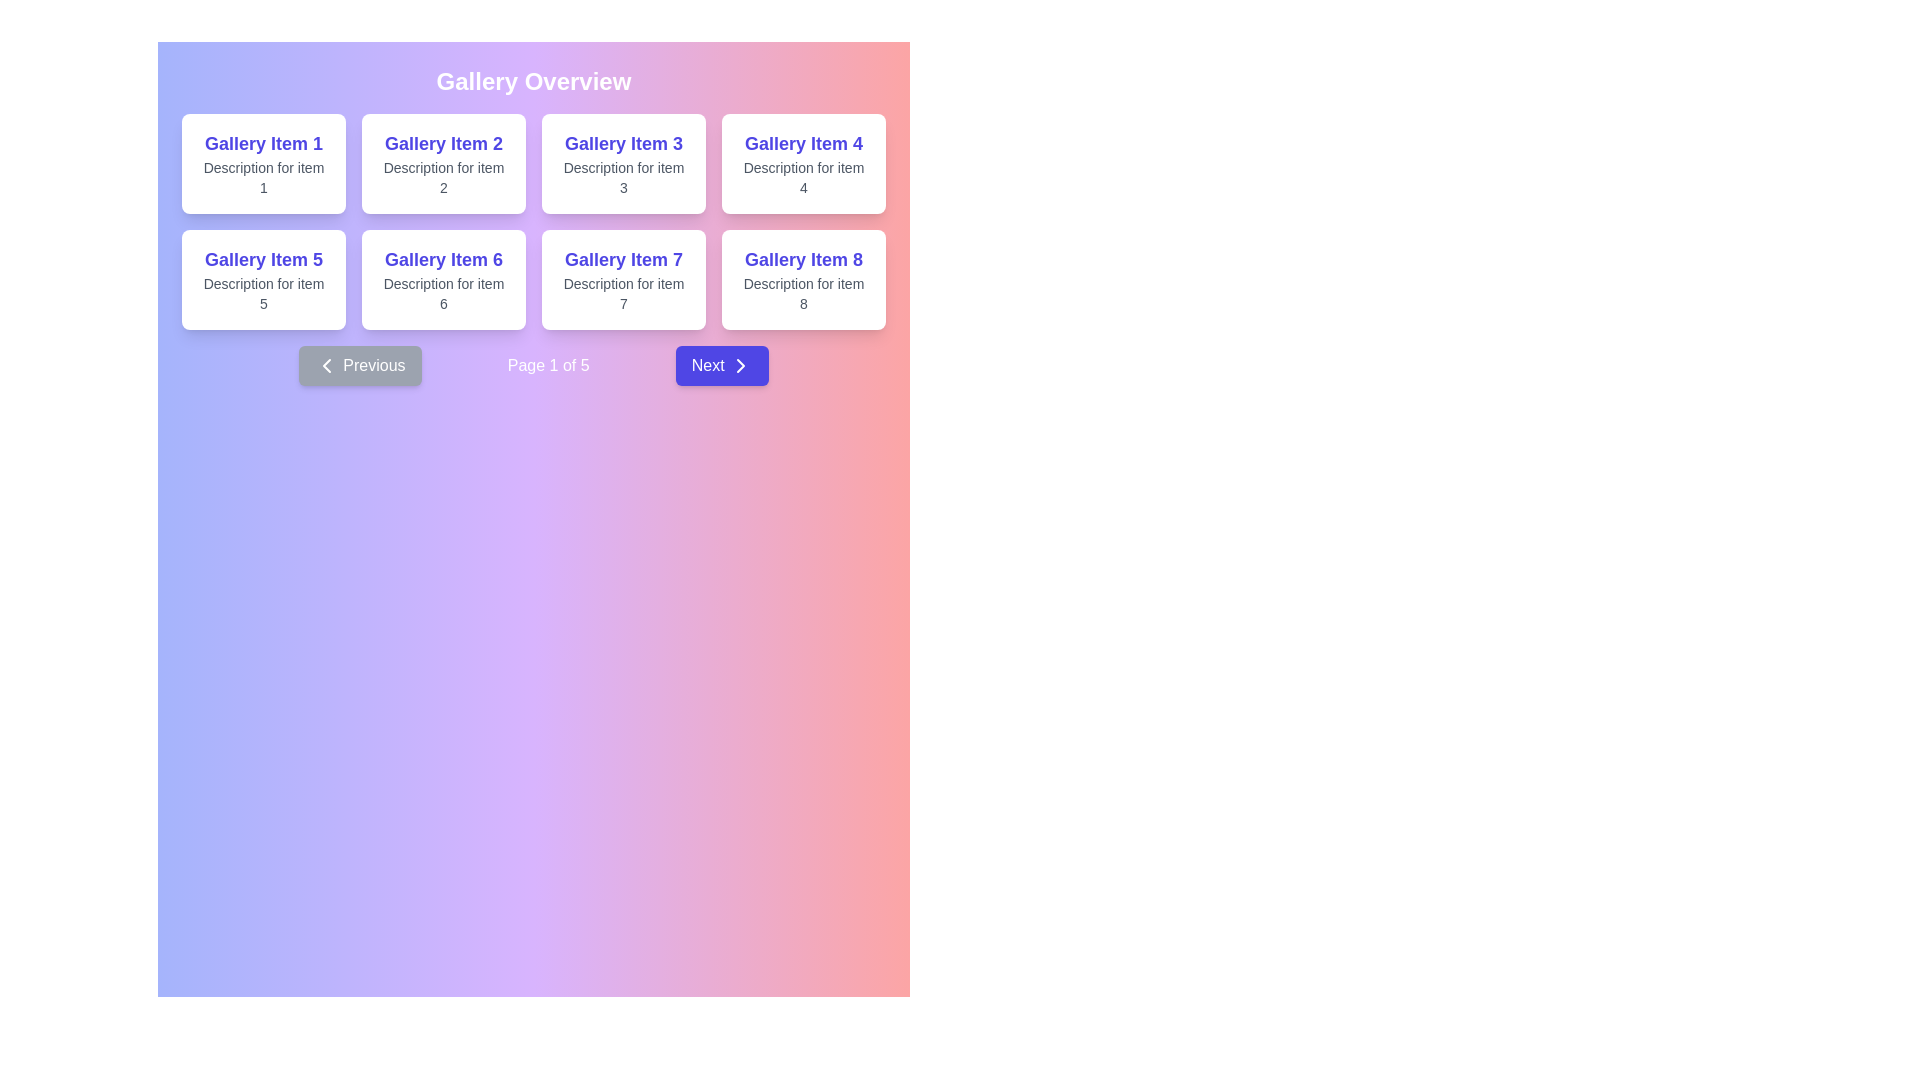  What do you see at coordinates (263, 176) in the screenshot?
I see `the text label reading 'Description for item 1' styled in gray, located below 'Gallery Item 1' within the first card in the grid layout` at bounding box center [263, 176].